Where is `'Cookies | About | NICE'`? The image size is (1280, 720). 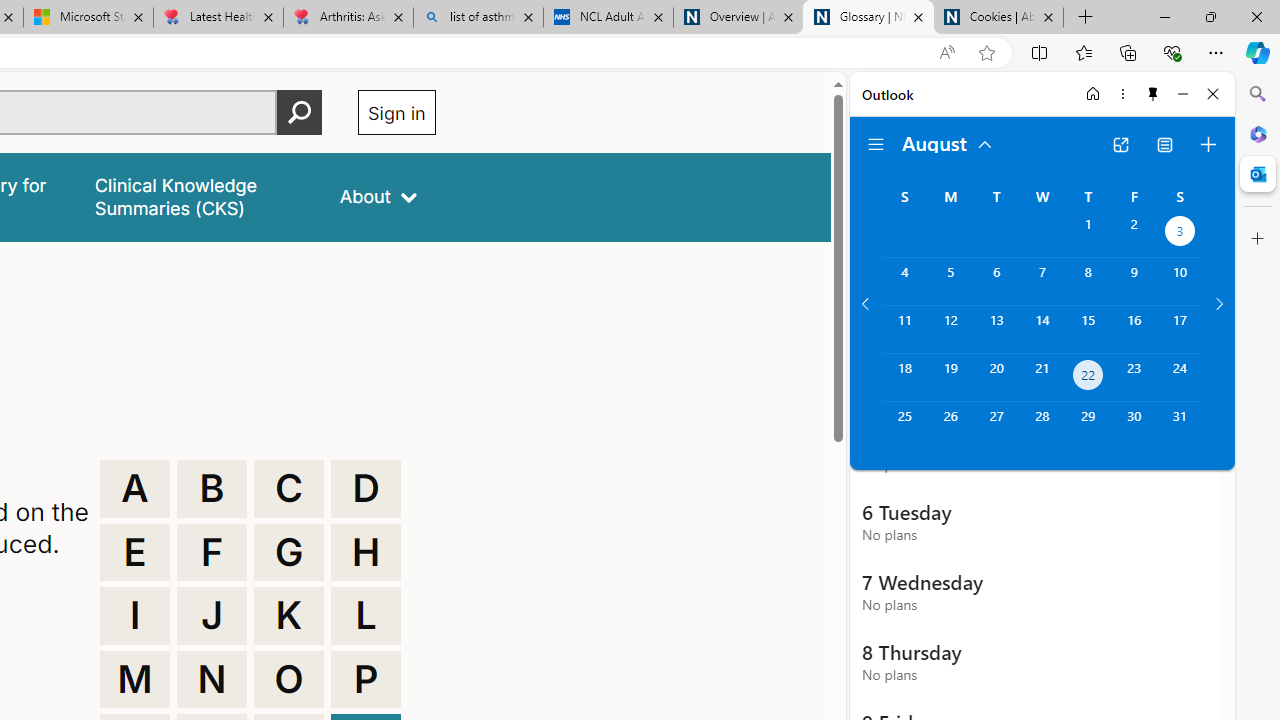
'Cookies | About | NICE' is located at coordinates (999, 17).